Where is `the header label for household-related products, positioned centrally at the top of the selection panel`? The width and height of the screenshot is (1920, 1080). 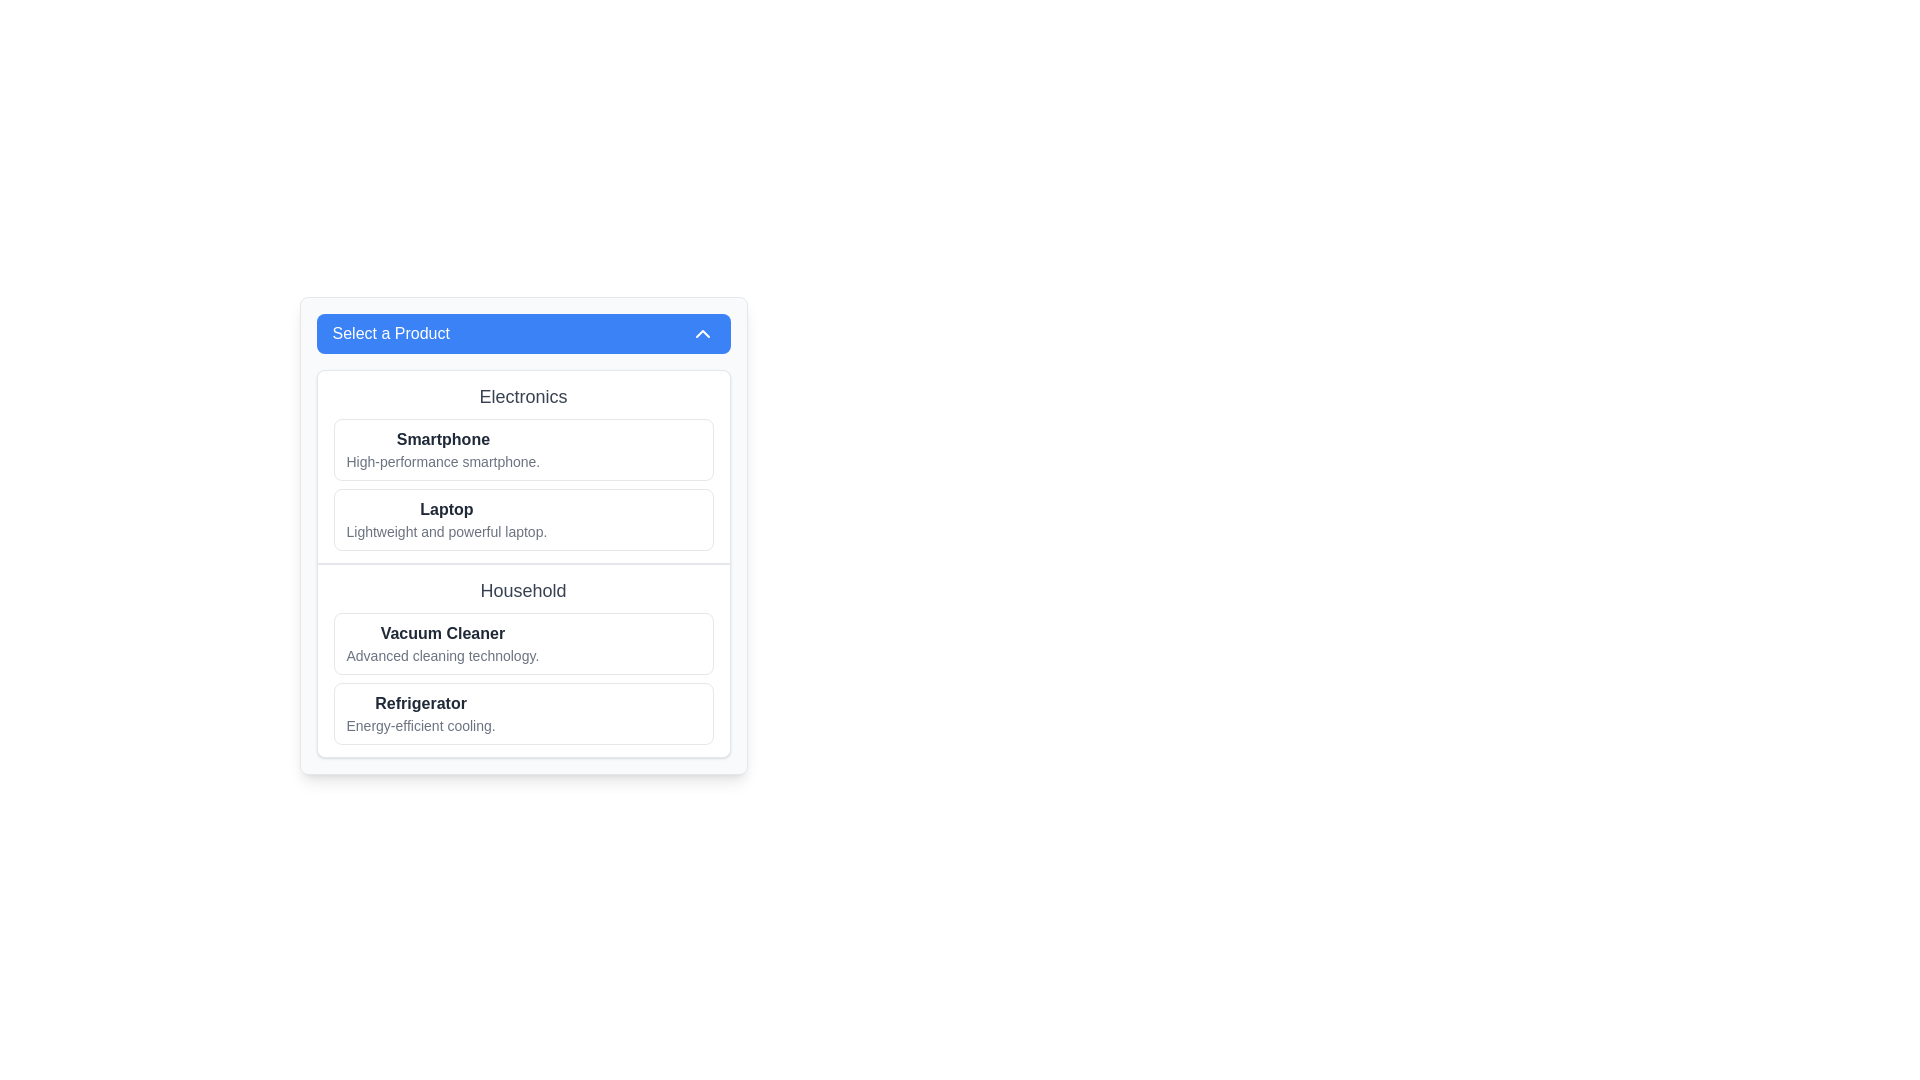
the header label for household-related products, positioned centrally at the top of the selection panel is located at coordinates (523, 589).